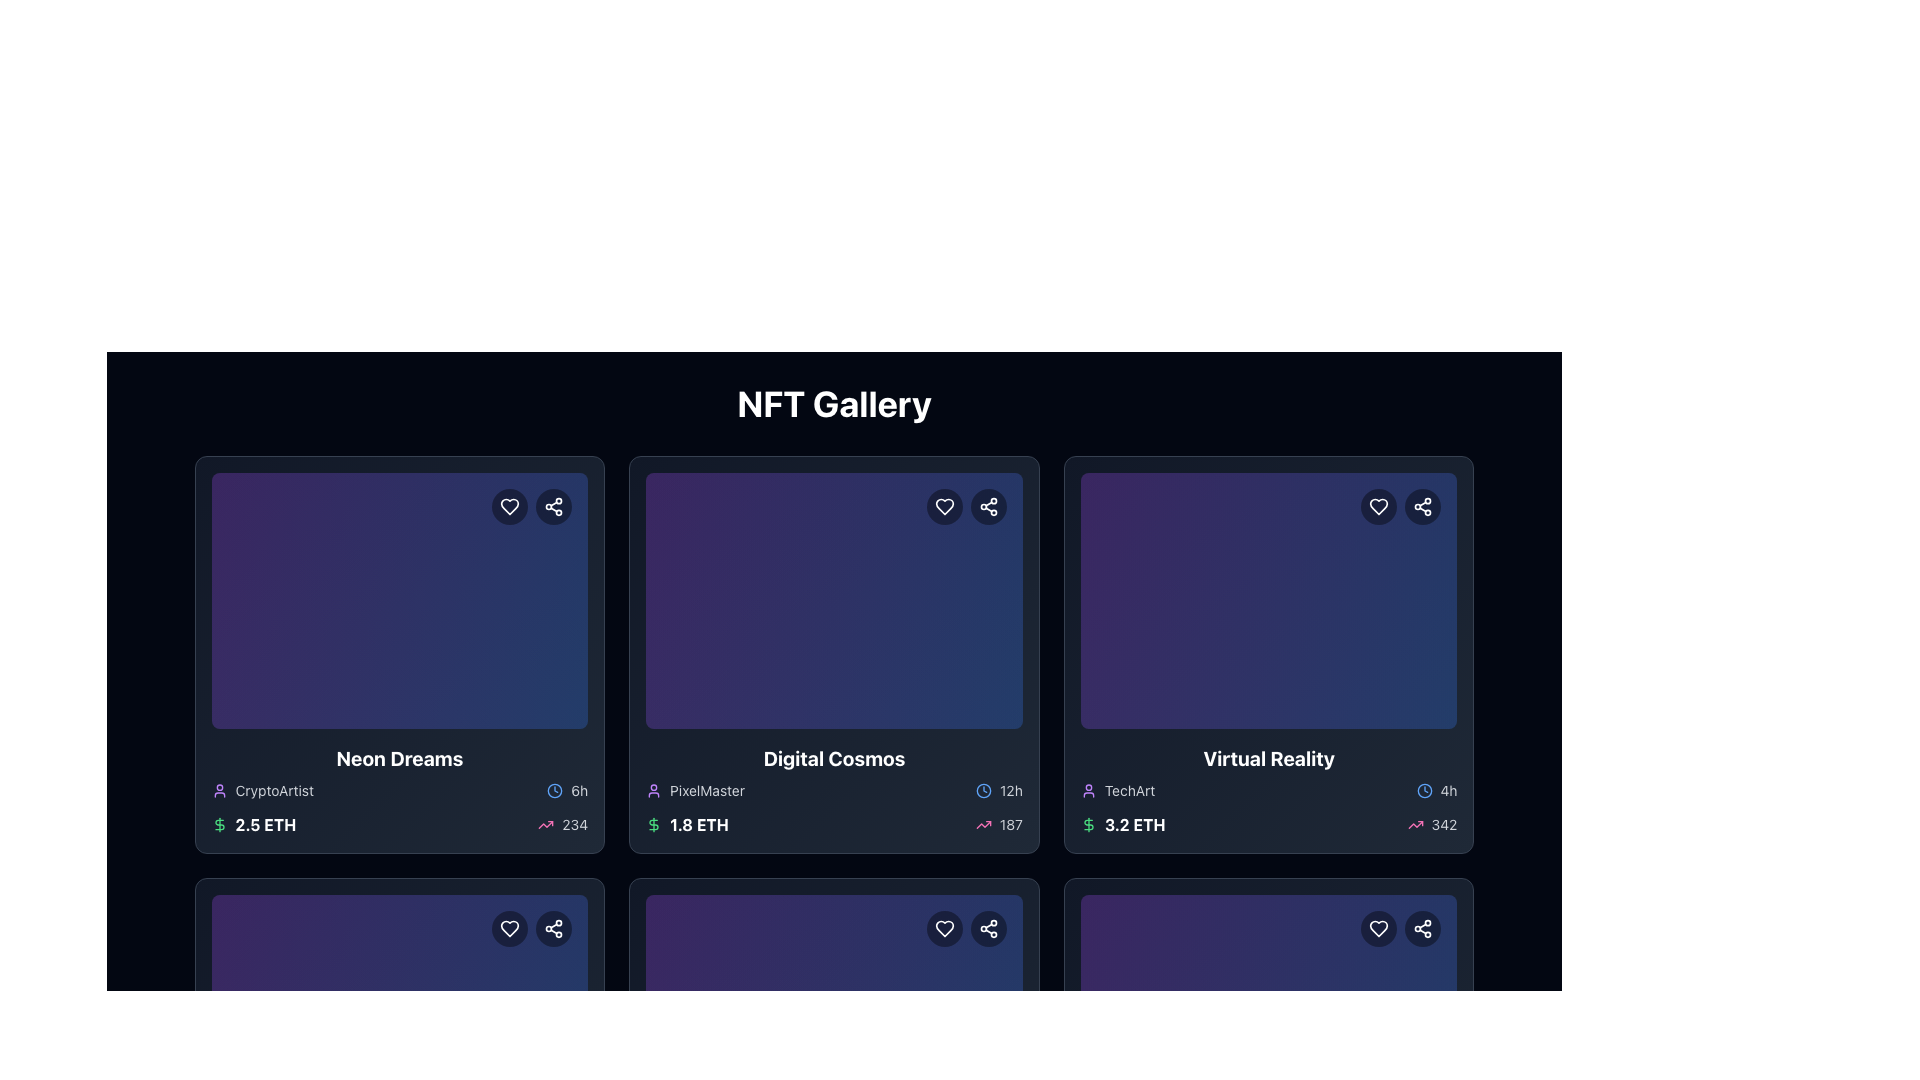  I want to click on the heart icon, which is a minimalistic outlined heart located in the top-right corner of the card labeled 'Virtual Reality', to observe any visual changes, so click(1378, 505).